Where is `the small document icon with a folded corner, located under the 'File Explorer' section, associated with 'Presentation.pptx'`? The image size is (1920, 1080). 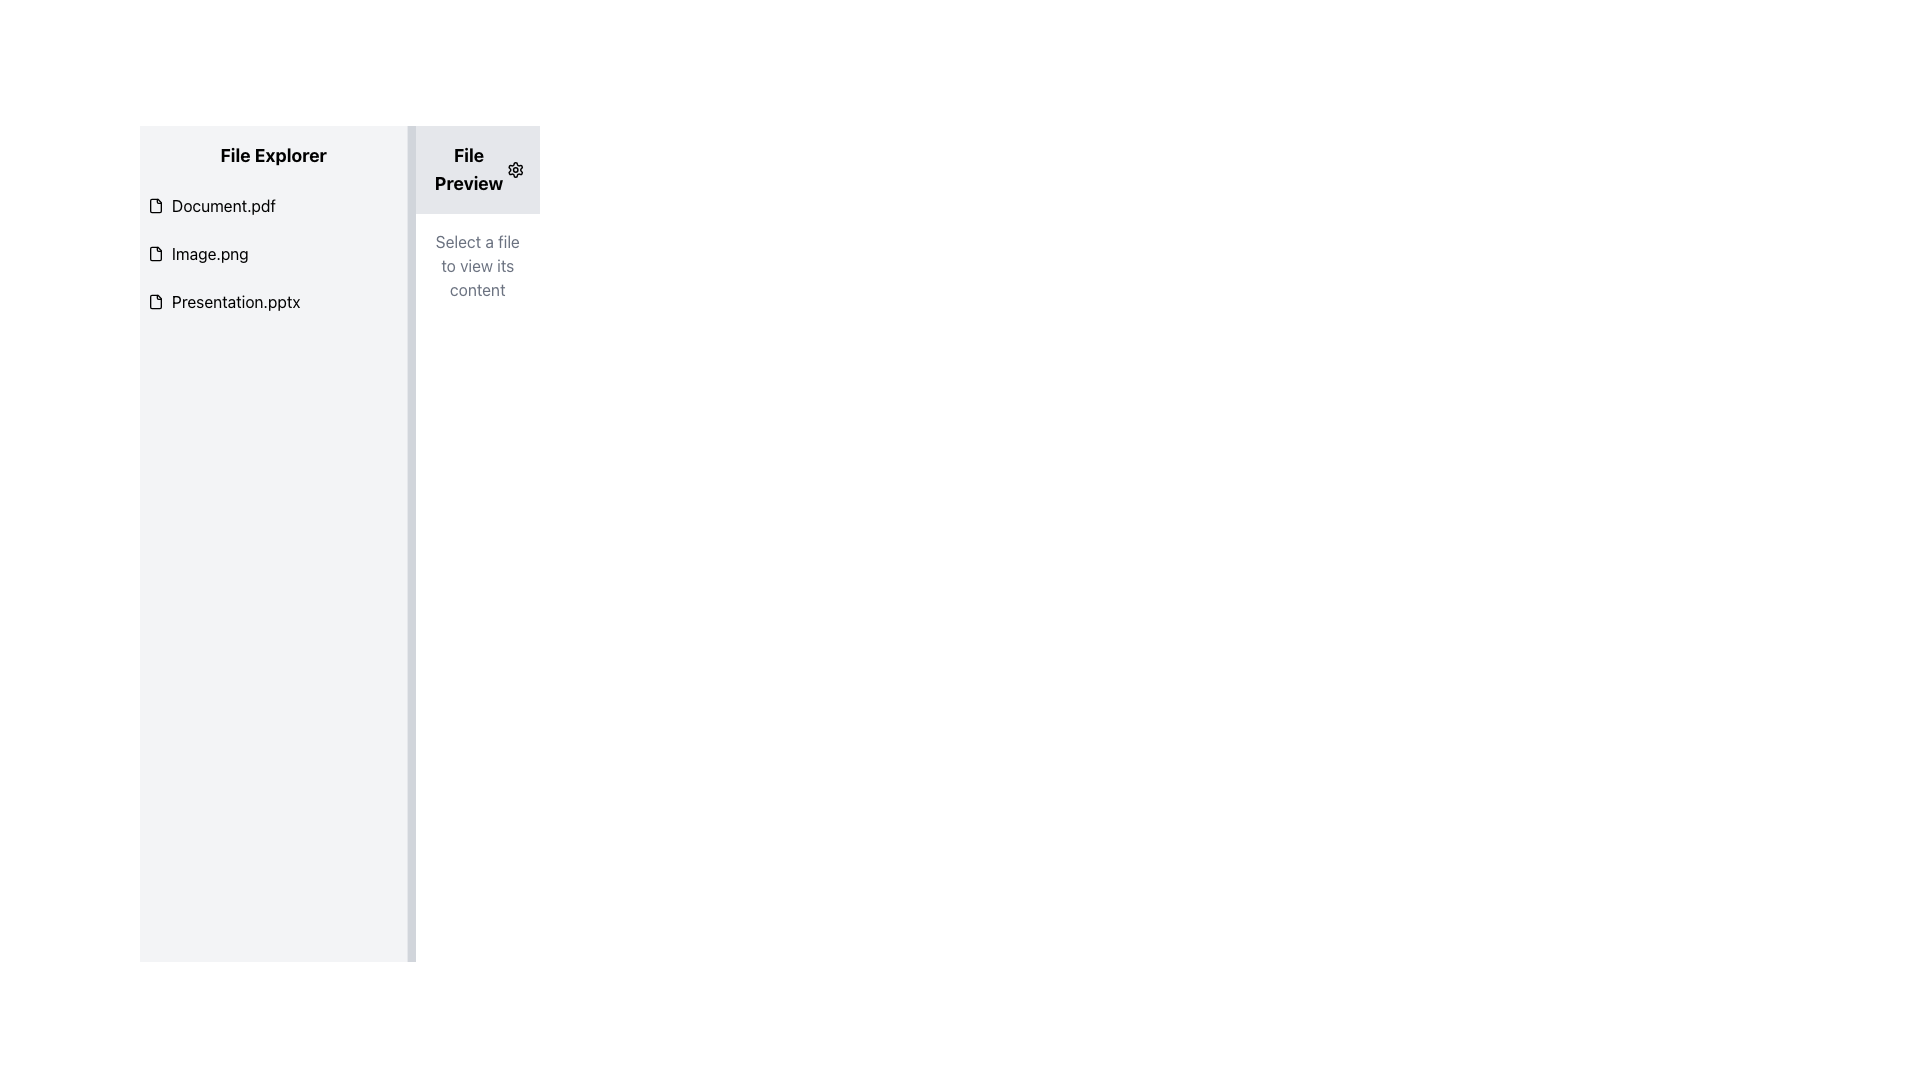
the small document icon with a folded corner, located under the 'File Explorer' section, associated with 'Presentation.pptx' is located at coordinates (155, 301).